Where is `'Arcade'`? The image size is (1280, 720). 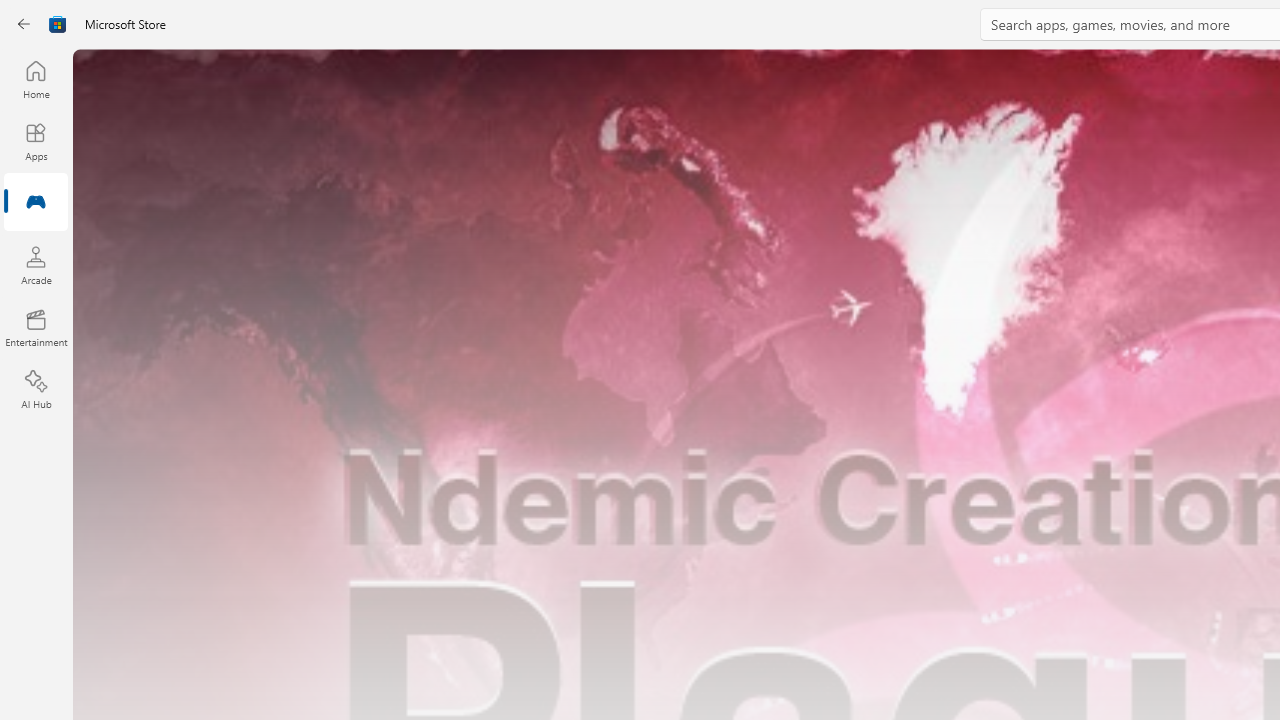 'Arcade' is located at coordinates (35, 264).